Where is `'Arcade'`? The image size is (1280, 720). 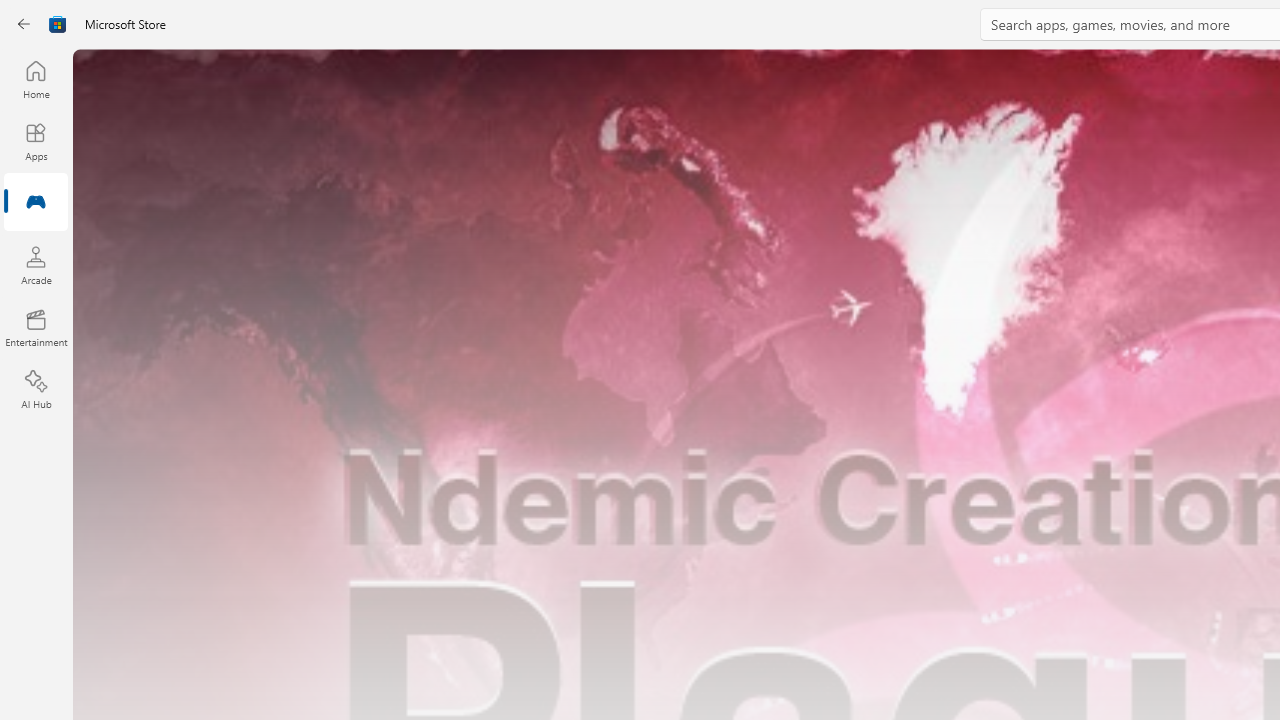 'Arcade' is located at coordinates (35, 264).